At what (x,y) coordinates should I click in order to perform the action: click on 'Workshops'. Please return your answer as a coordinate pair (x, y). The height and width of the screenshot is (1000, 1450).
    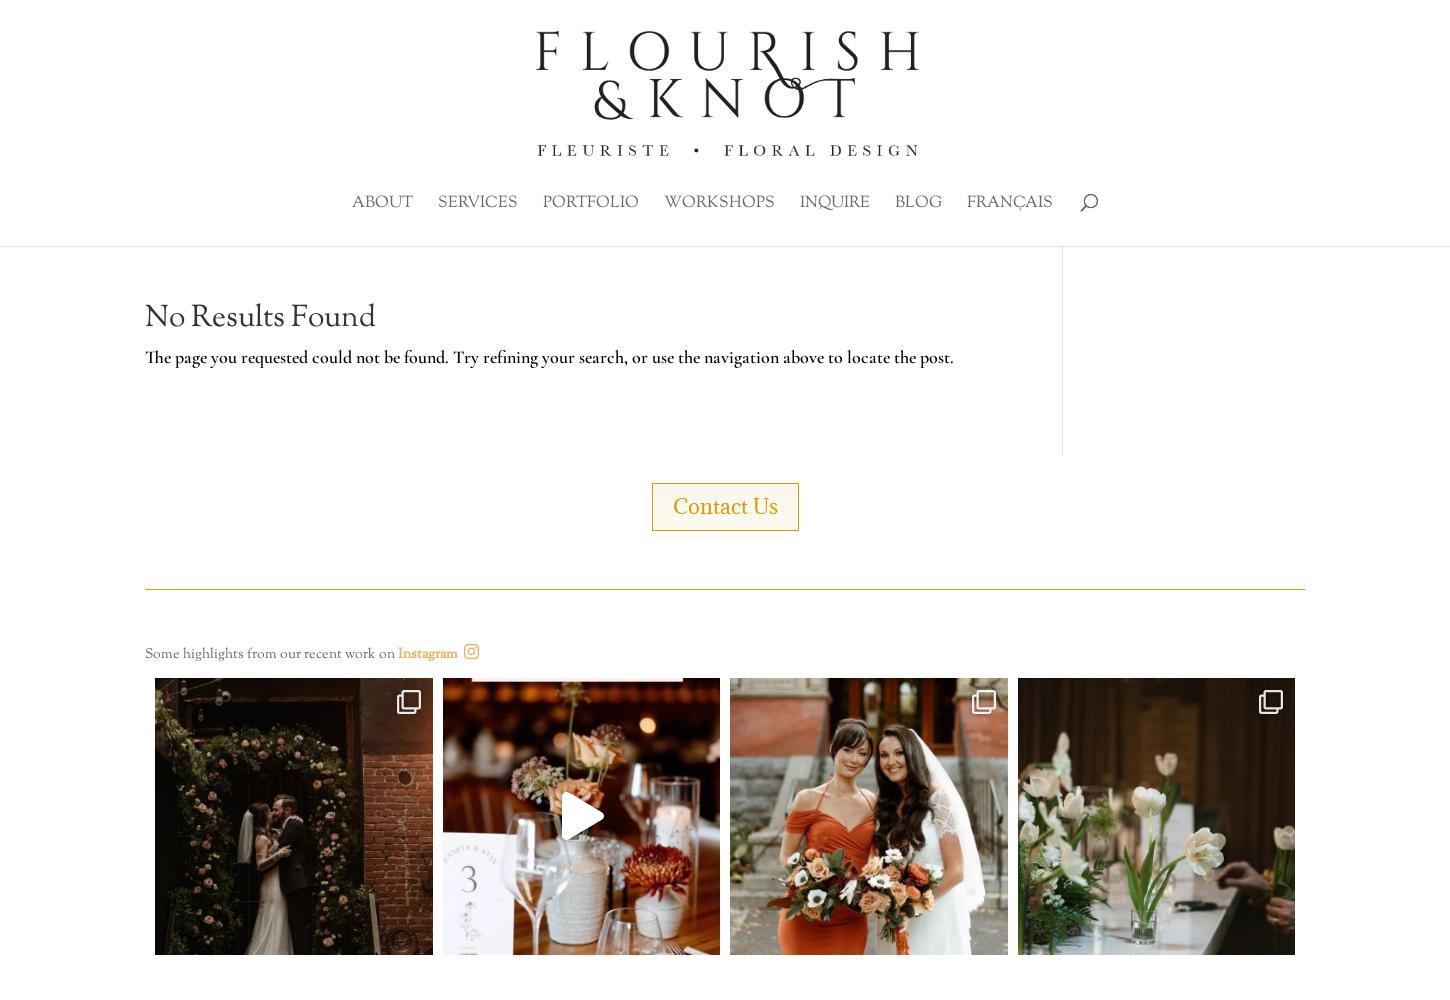
    Looking at the image, I should click on (718, 202).